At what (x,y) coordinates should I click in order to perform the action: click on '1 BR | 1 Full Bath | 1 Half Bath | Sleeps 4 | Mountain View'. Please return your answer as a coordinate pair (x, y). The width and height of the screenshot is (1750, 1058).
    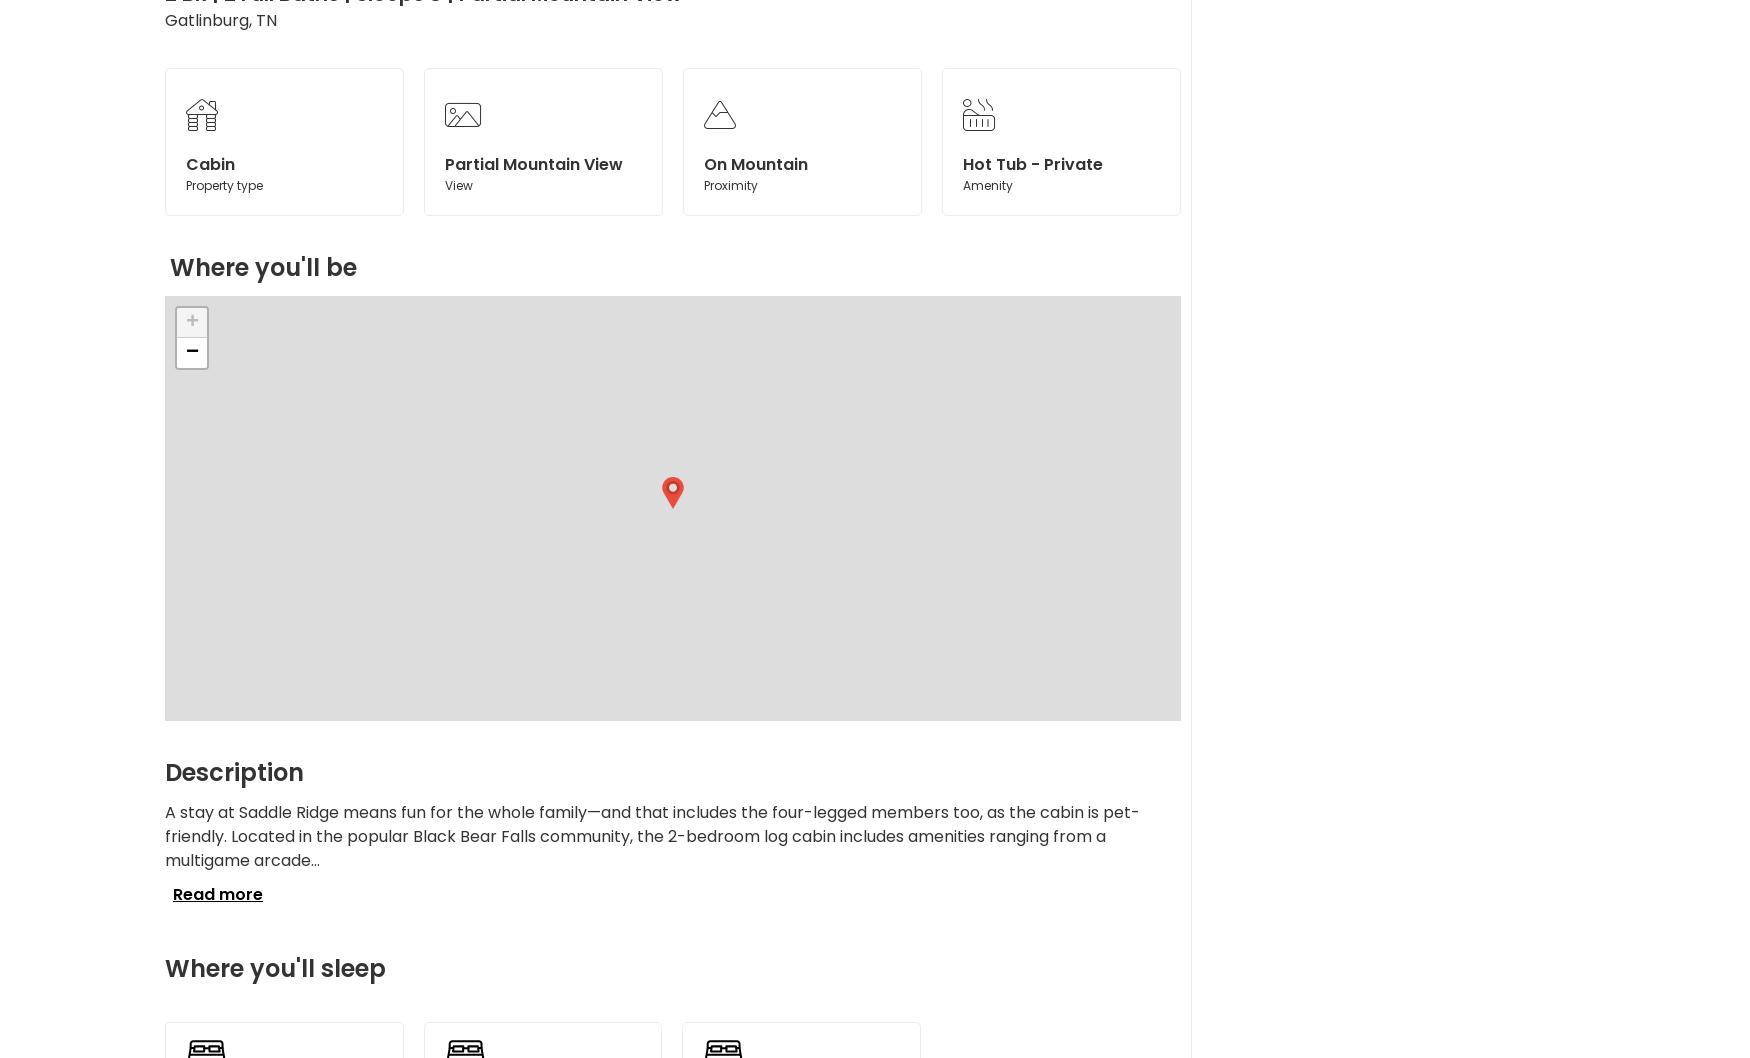
    Looking at the image, I should click on (307, 264).